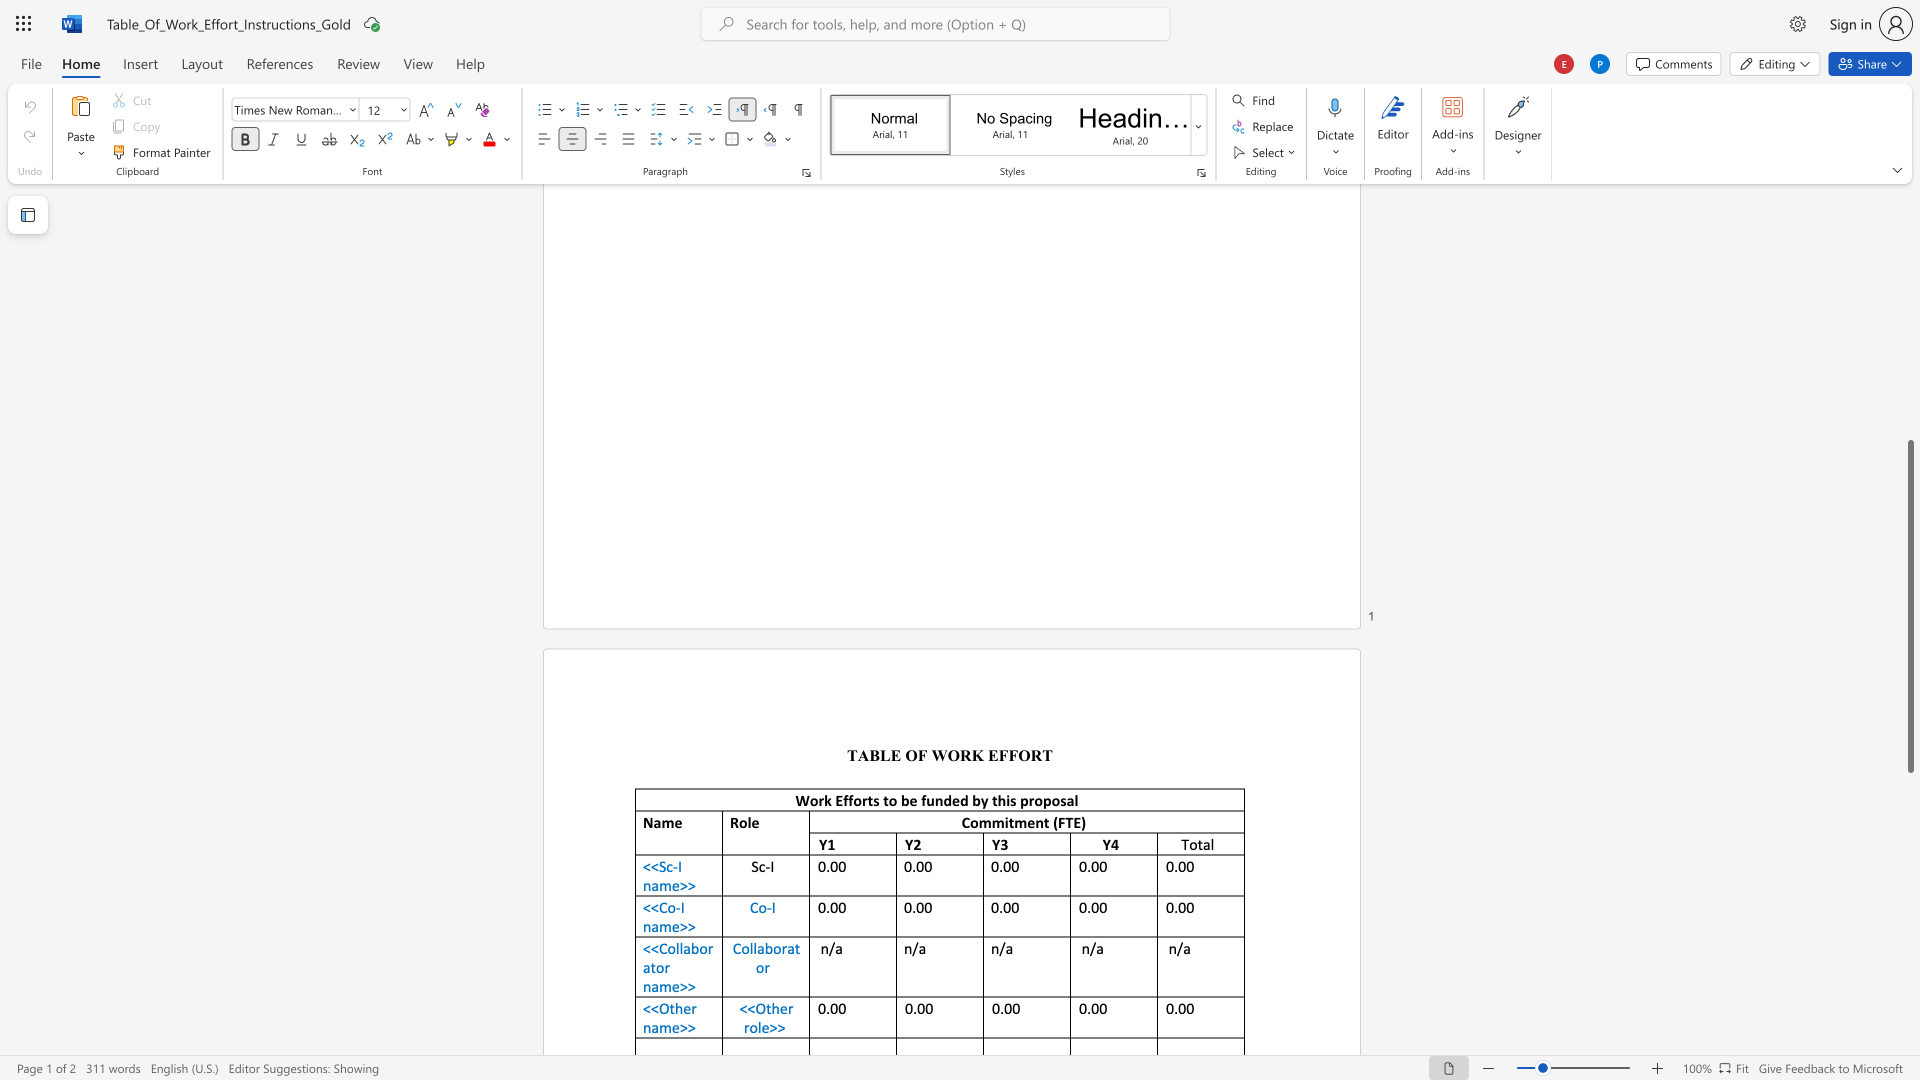 This screenshot has width=1920, height=1080. What do you see at coordinates (1909, 219) in the screenshot?
I see `the scrollbar to move the page up` at bounding box center [1909, 219].